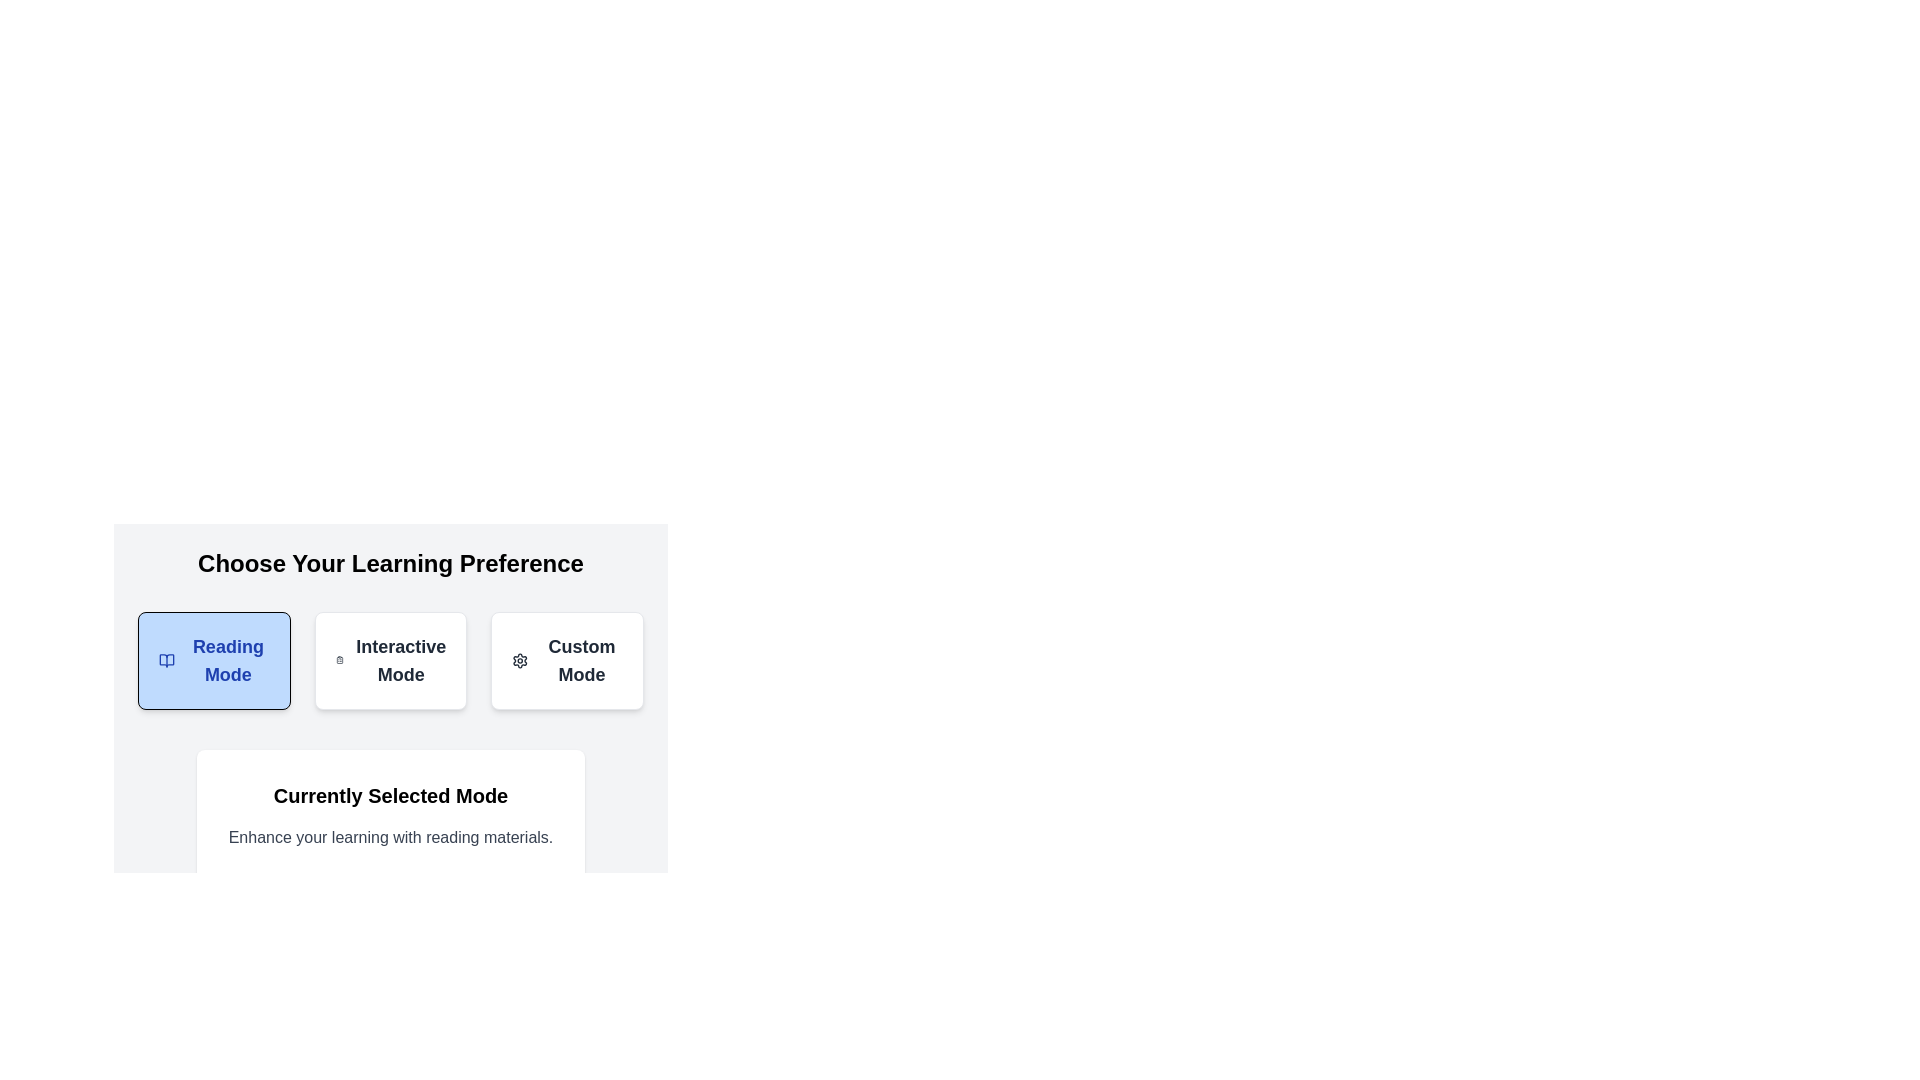 This screenshot has width=1920, height=1080. Describe the element at coordinates (214, 660) in the screenshot. I see `the learning mode Reading Mode` at that location.